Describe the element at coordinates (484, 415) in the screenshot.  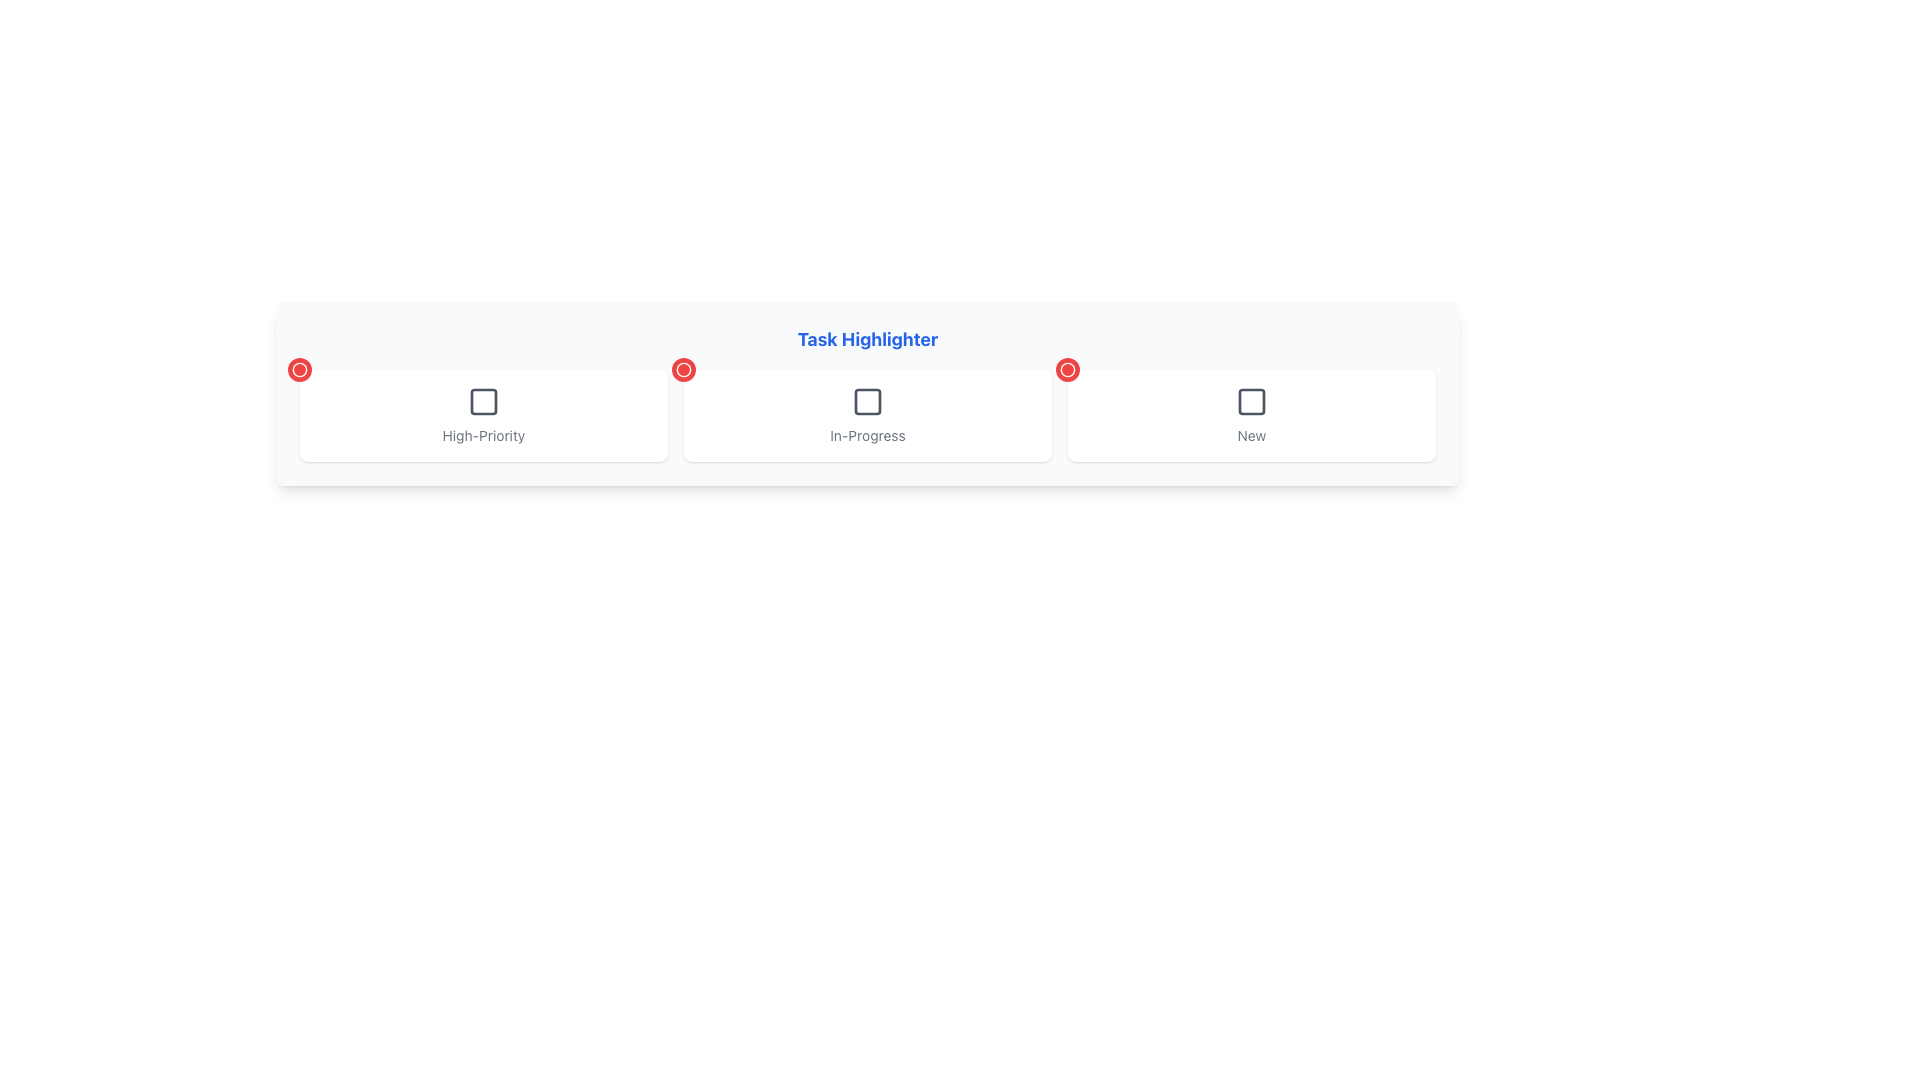
I see `the 'High-Priority' static card, which is the leftmost card in a horizontal grid of three cards, featuring a gray square icon and the text 'High-Priority' beneath it` at that location.